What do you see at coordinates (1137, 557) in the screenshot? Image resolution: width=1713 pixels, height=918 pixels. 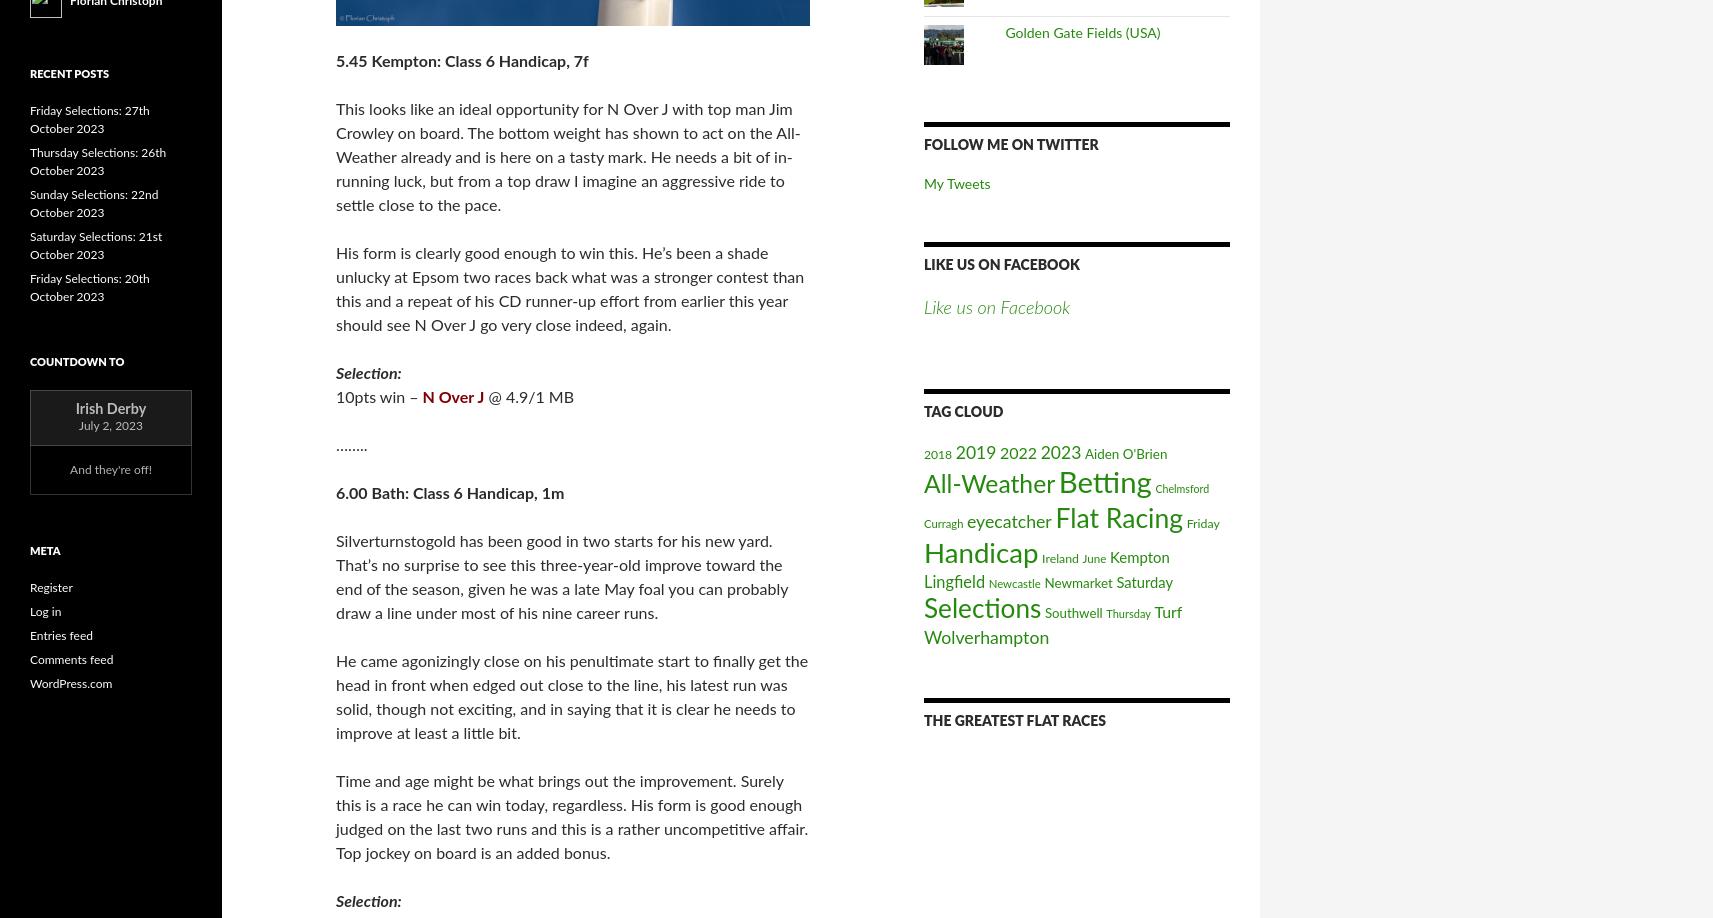 I see `'Kempton'` at bounding box center [1137, 557].